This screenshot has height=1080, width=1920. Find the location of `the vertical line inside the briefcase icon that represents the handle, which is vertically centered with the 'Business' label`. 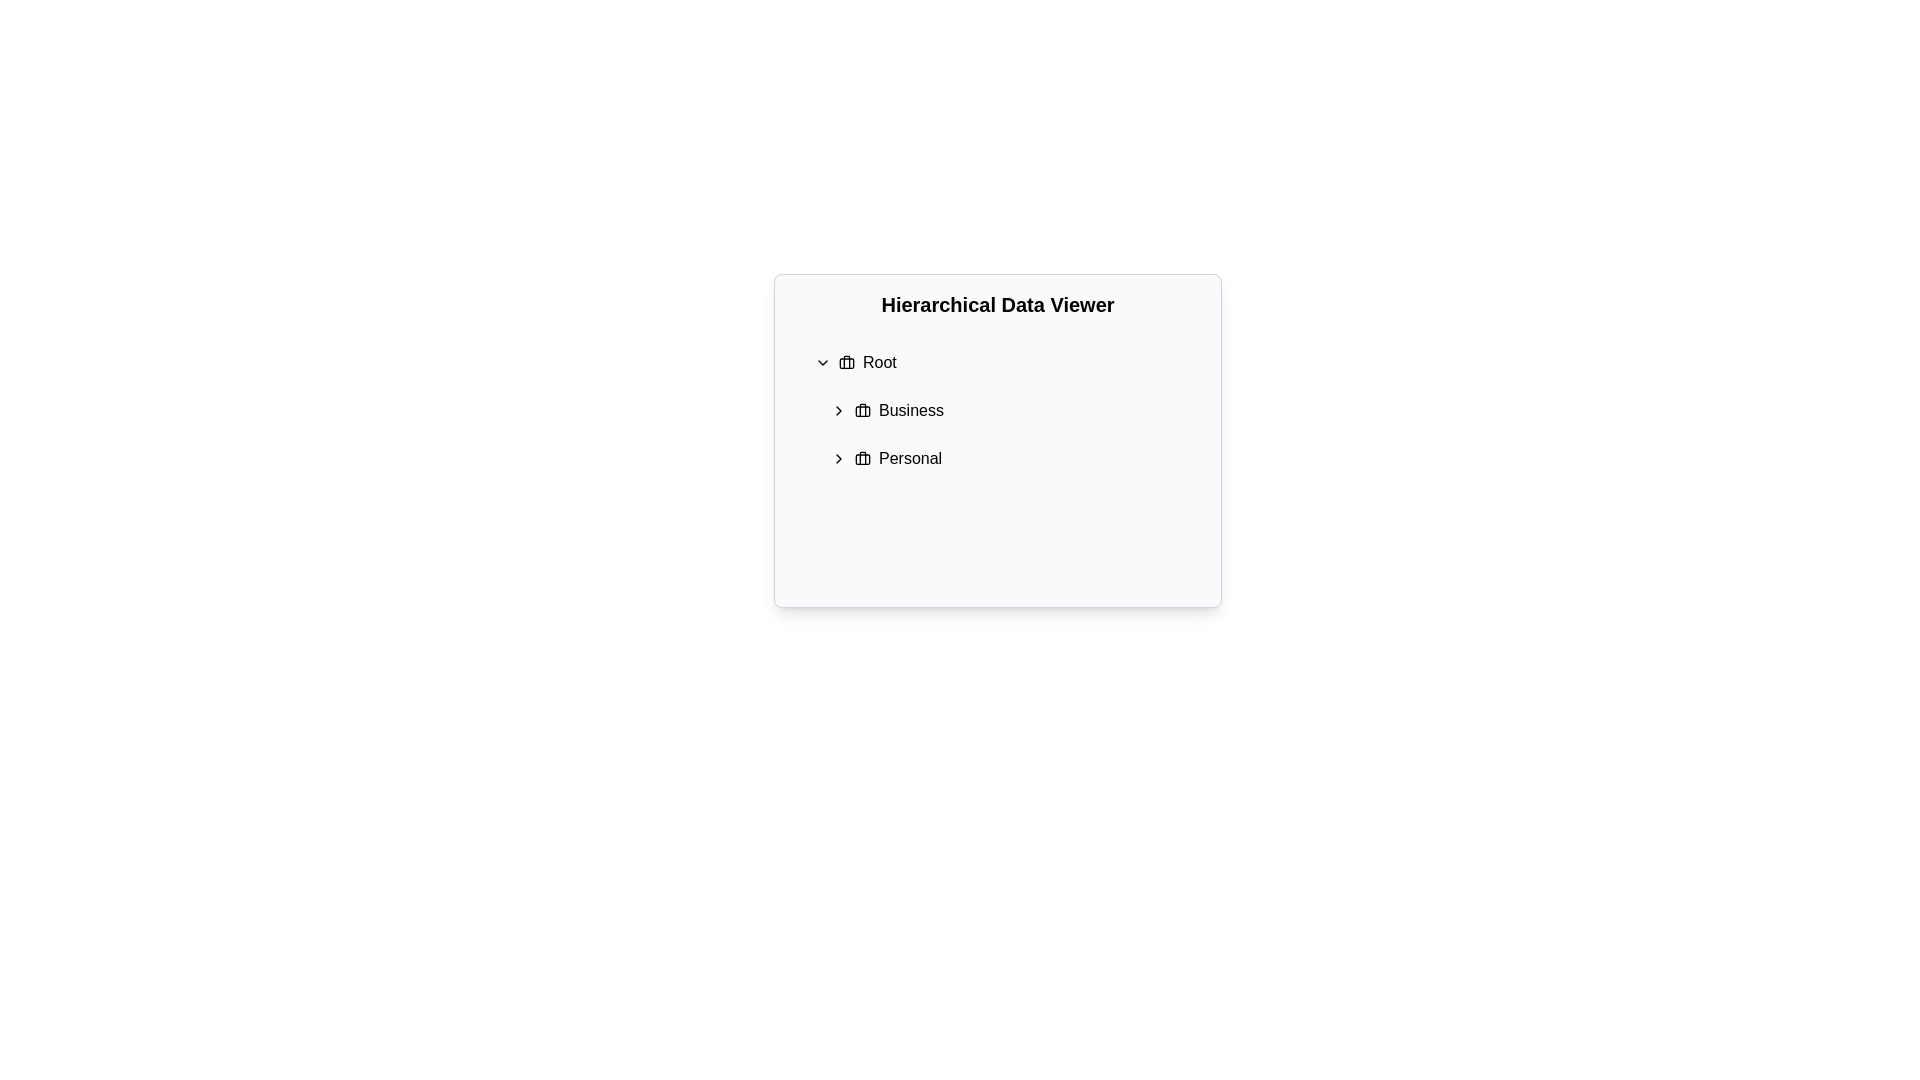

the vertical line inside the briefcase icon that represents the handle, which is vertically centered with the 'Business' label is located at coordinates (863, 408).